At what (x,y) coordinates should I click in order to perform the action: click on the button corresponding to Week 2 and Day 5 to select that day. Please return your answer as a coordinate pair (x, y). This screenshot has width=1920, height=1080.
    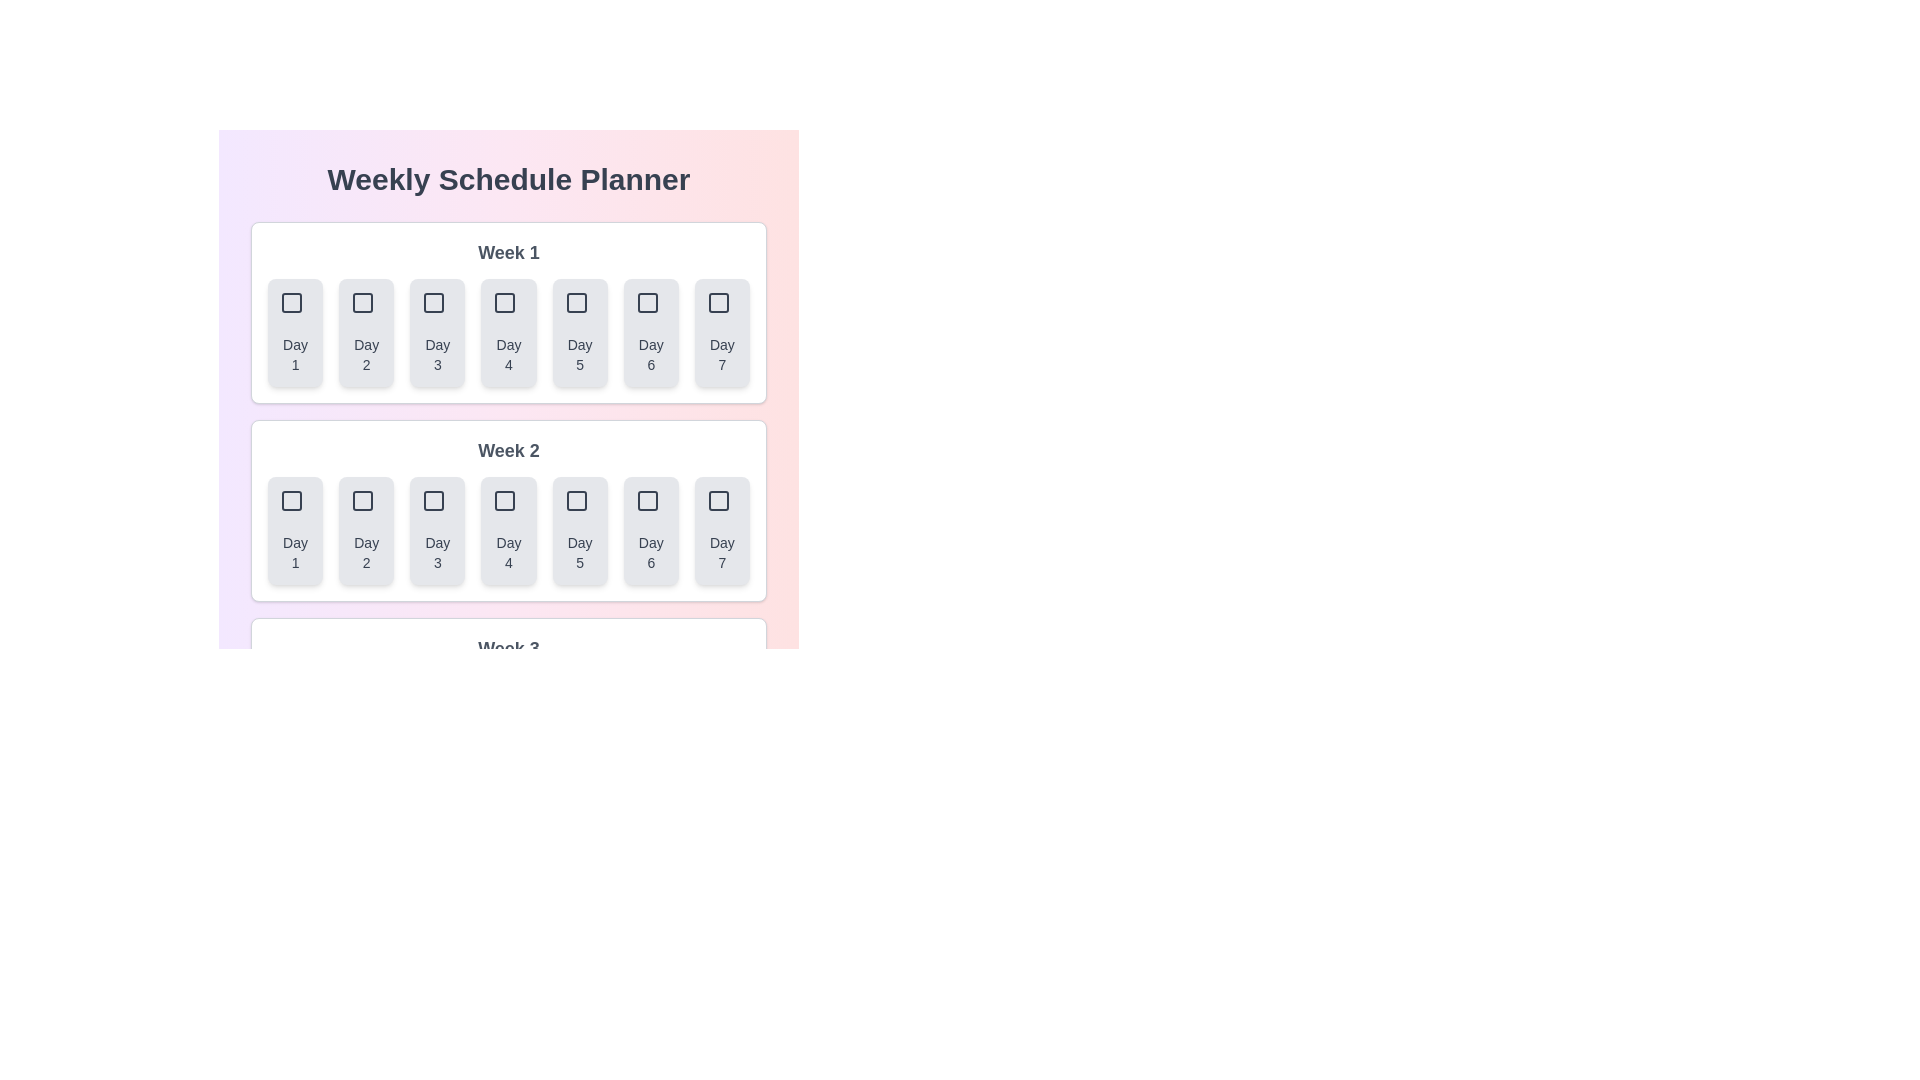
    Looking at the image, I should click on (579, 530).